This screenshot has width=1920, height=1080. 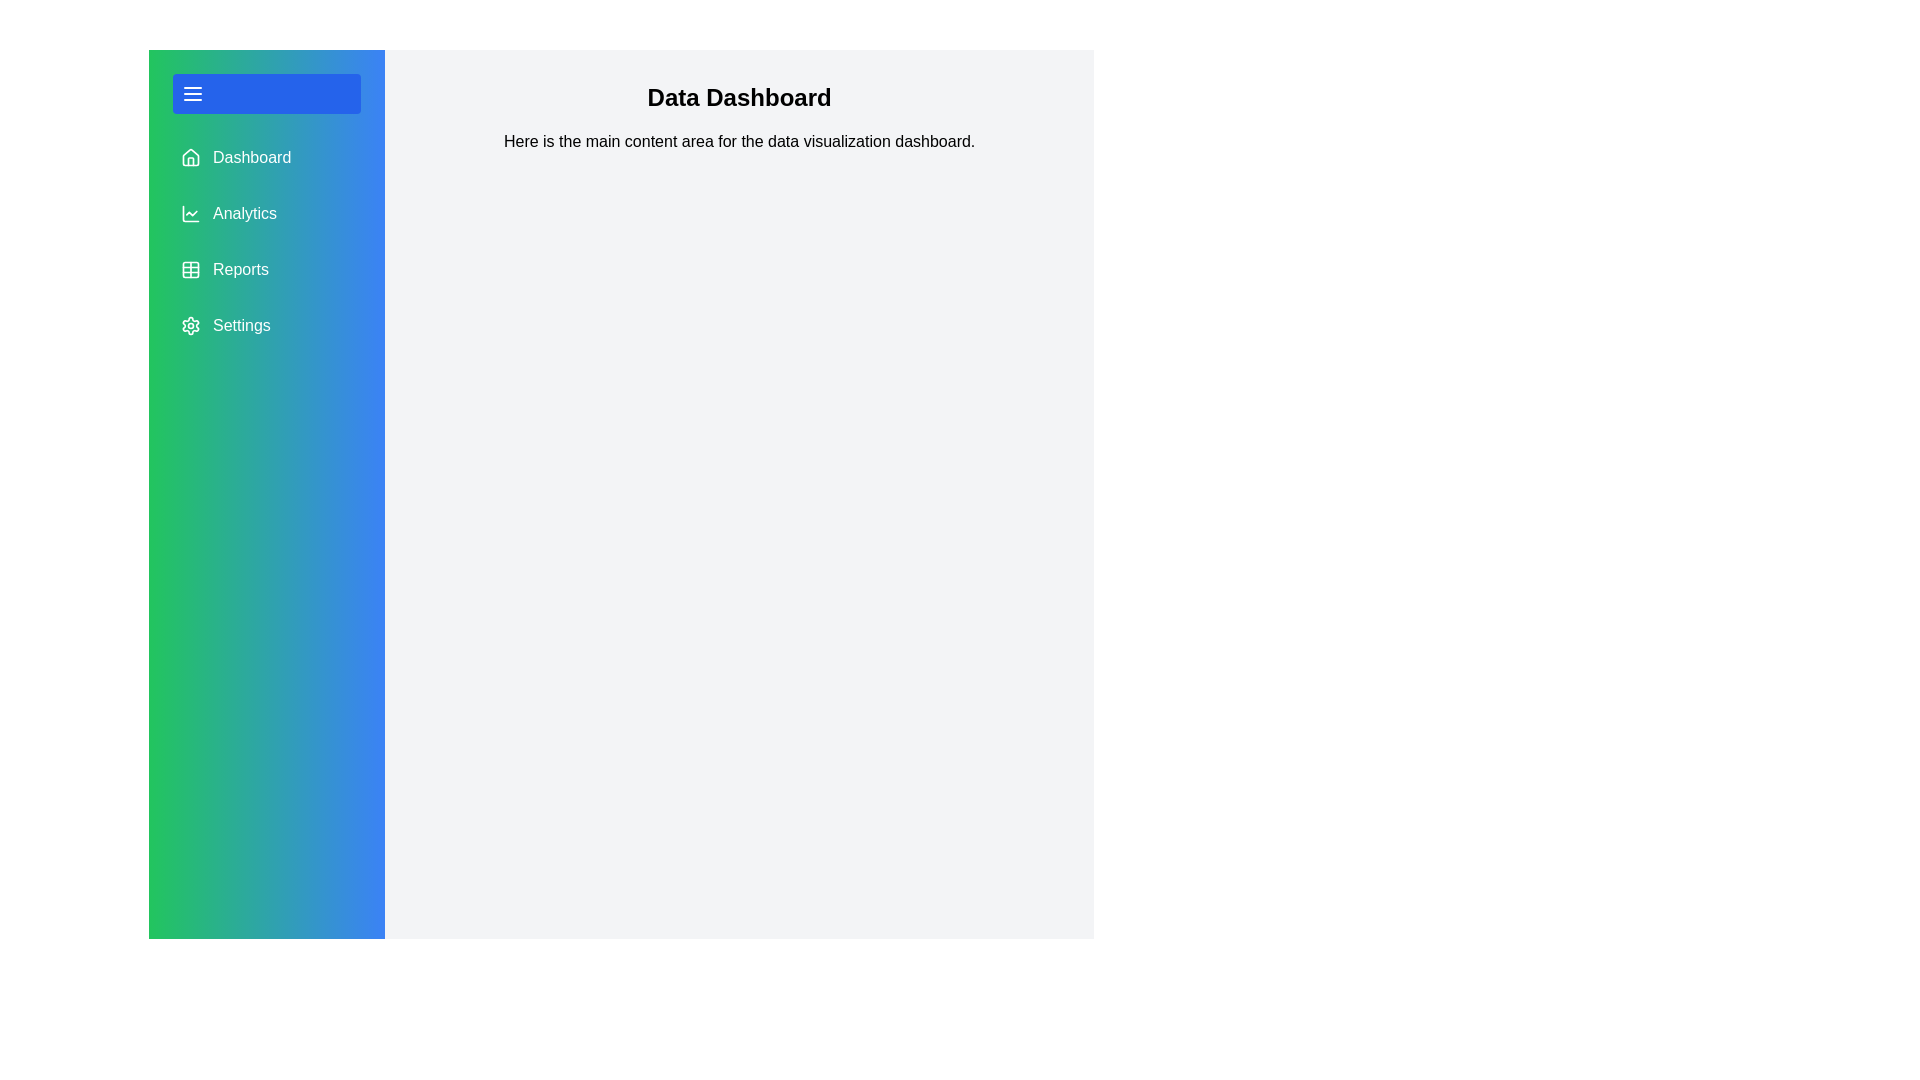 What do you see at coordinates (266, 270) in the screenshot?
I see `the menu item Reports in the side drawer` at bounding box center [266, 270].